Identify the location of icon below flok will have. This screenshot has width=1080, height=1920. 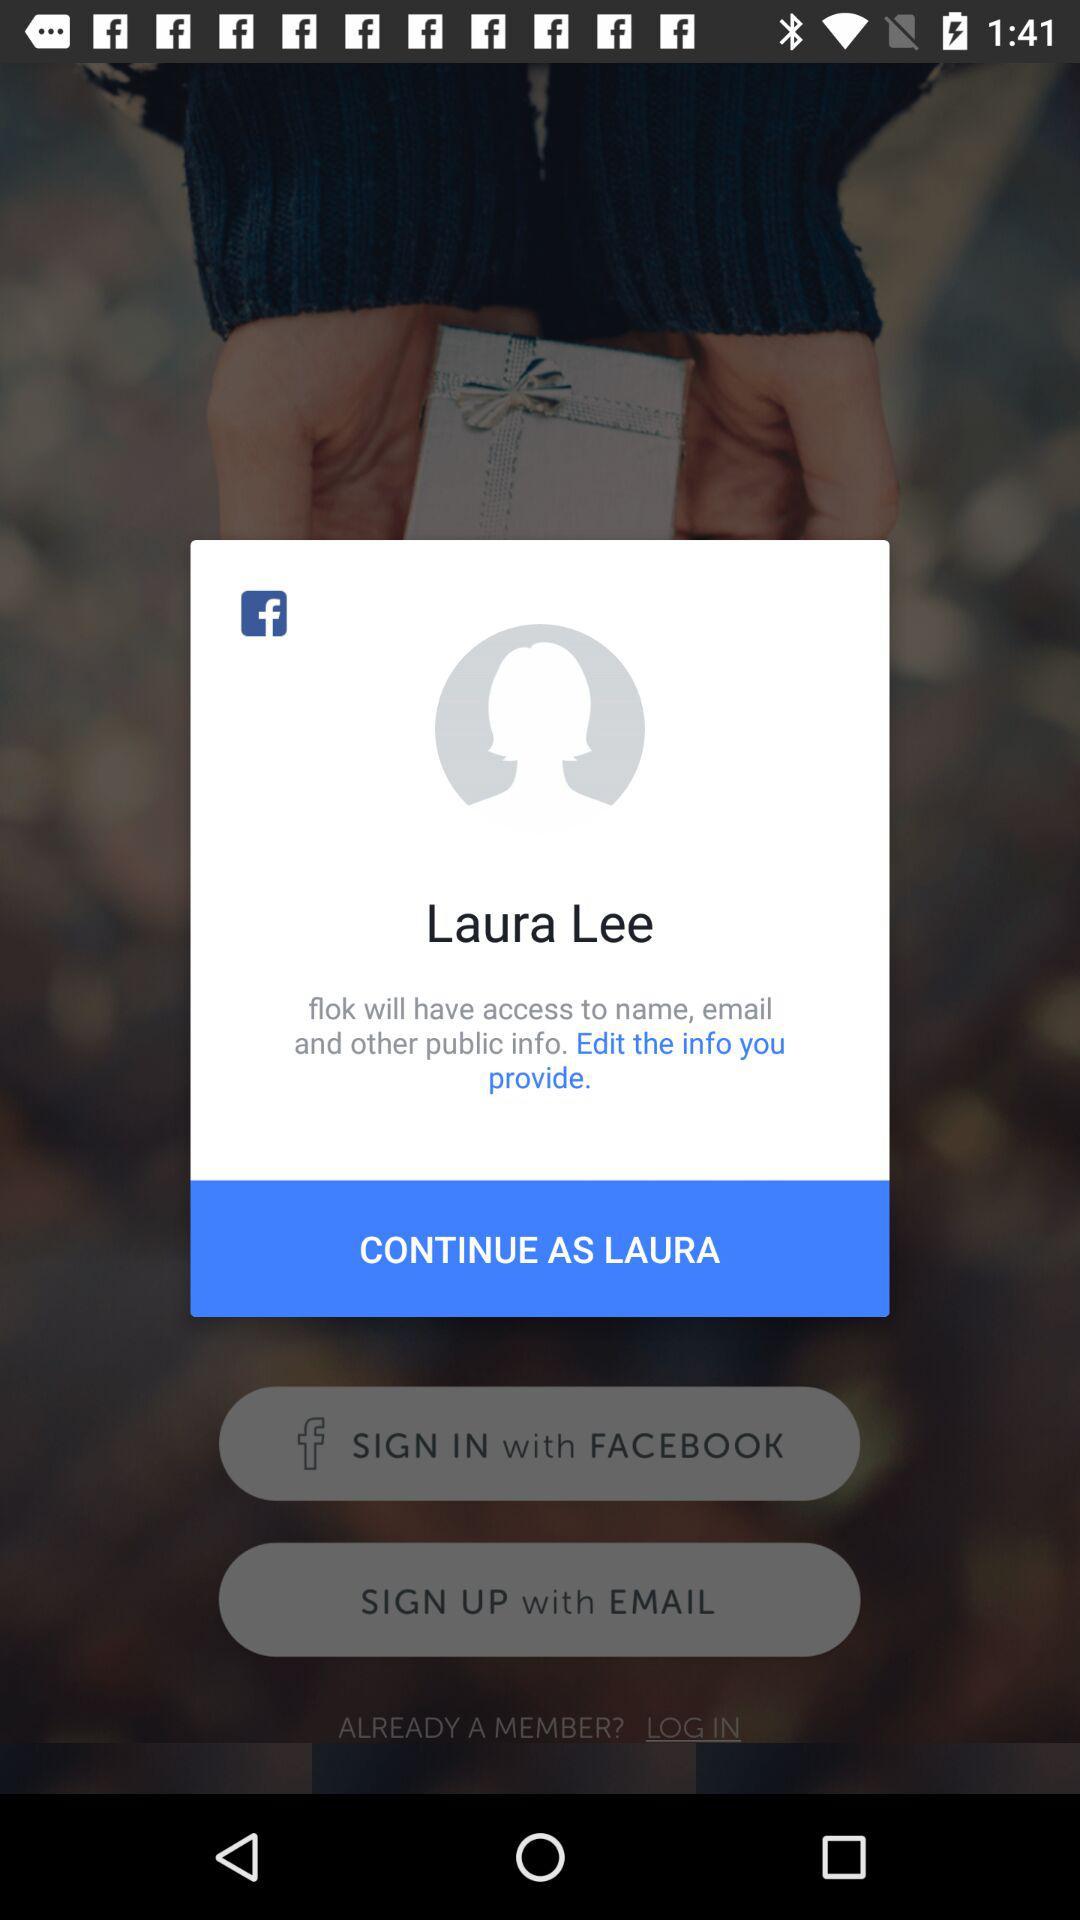
(540, 1247).